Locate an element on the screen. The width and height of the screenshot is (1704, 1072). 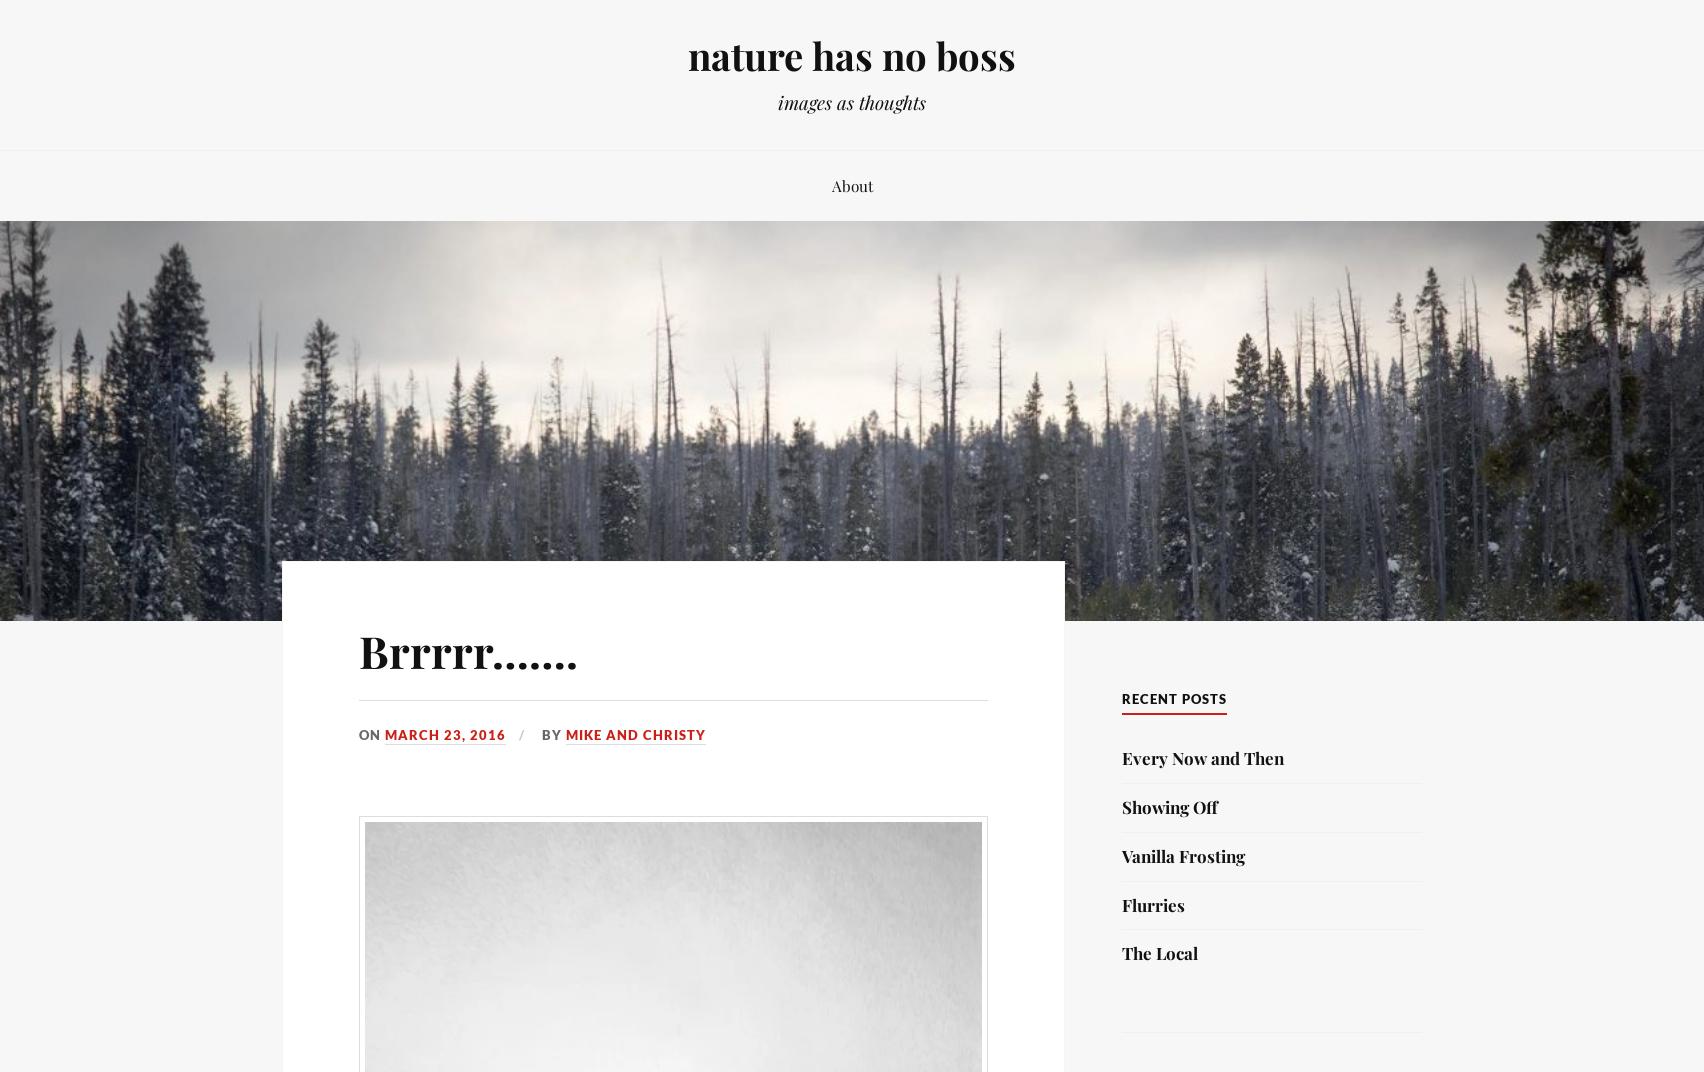
'Recent Posts' is located at coordinates (1121, 698).